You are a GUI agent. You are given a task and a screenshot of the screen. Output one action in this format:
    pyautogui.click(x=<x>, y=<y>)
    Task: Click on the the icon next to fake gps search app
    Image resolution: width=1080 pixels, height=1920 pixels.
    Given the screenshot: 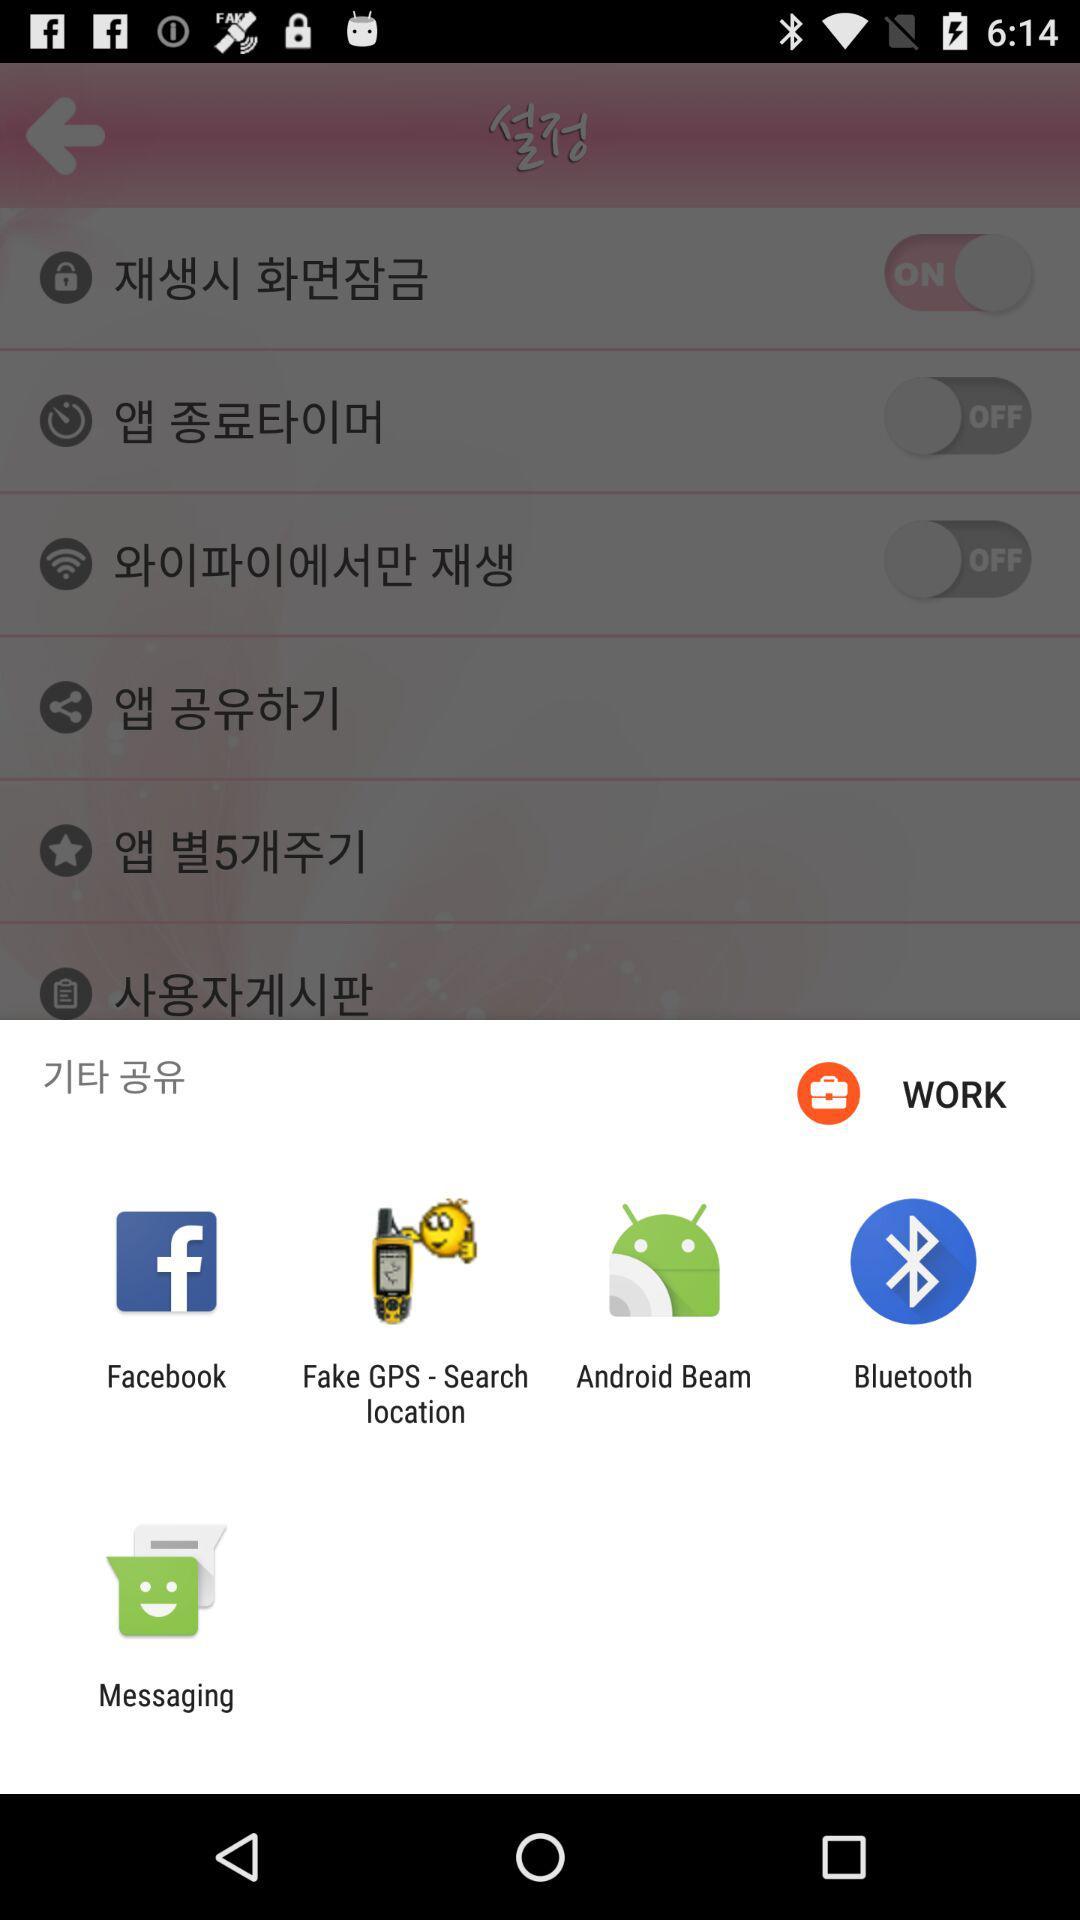 What is the action you would take?
    pyautogui.click(x=165, y=1392)
    